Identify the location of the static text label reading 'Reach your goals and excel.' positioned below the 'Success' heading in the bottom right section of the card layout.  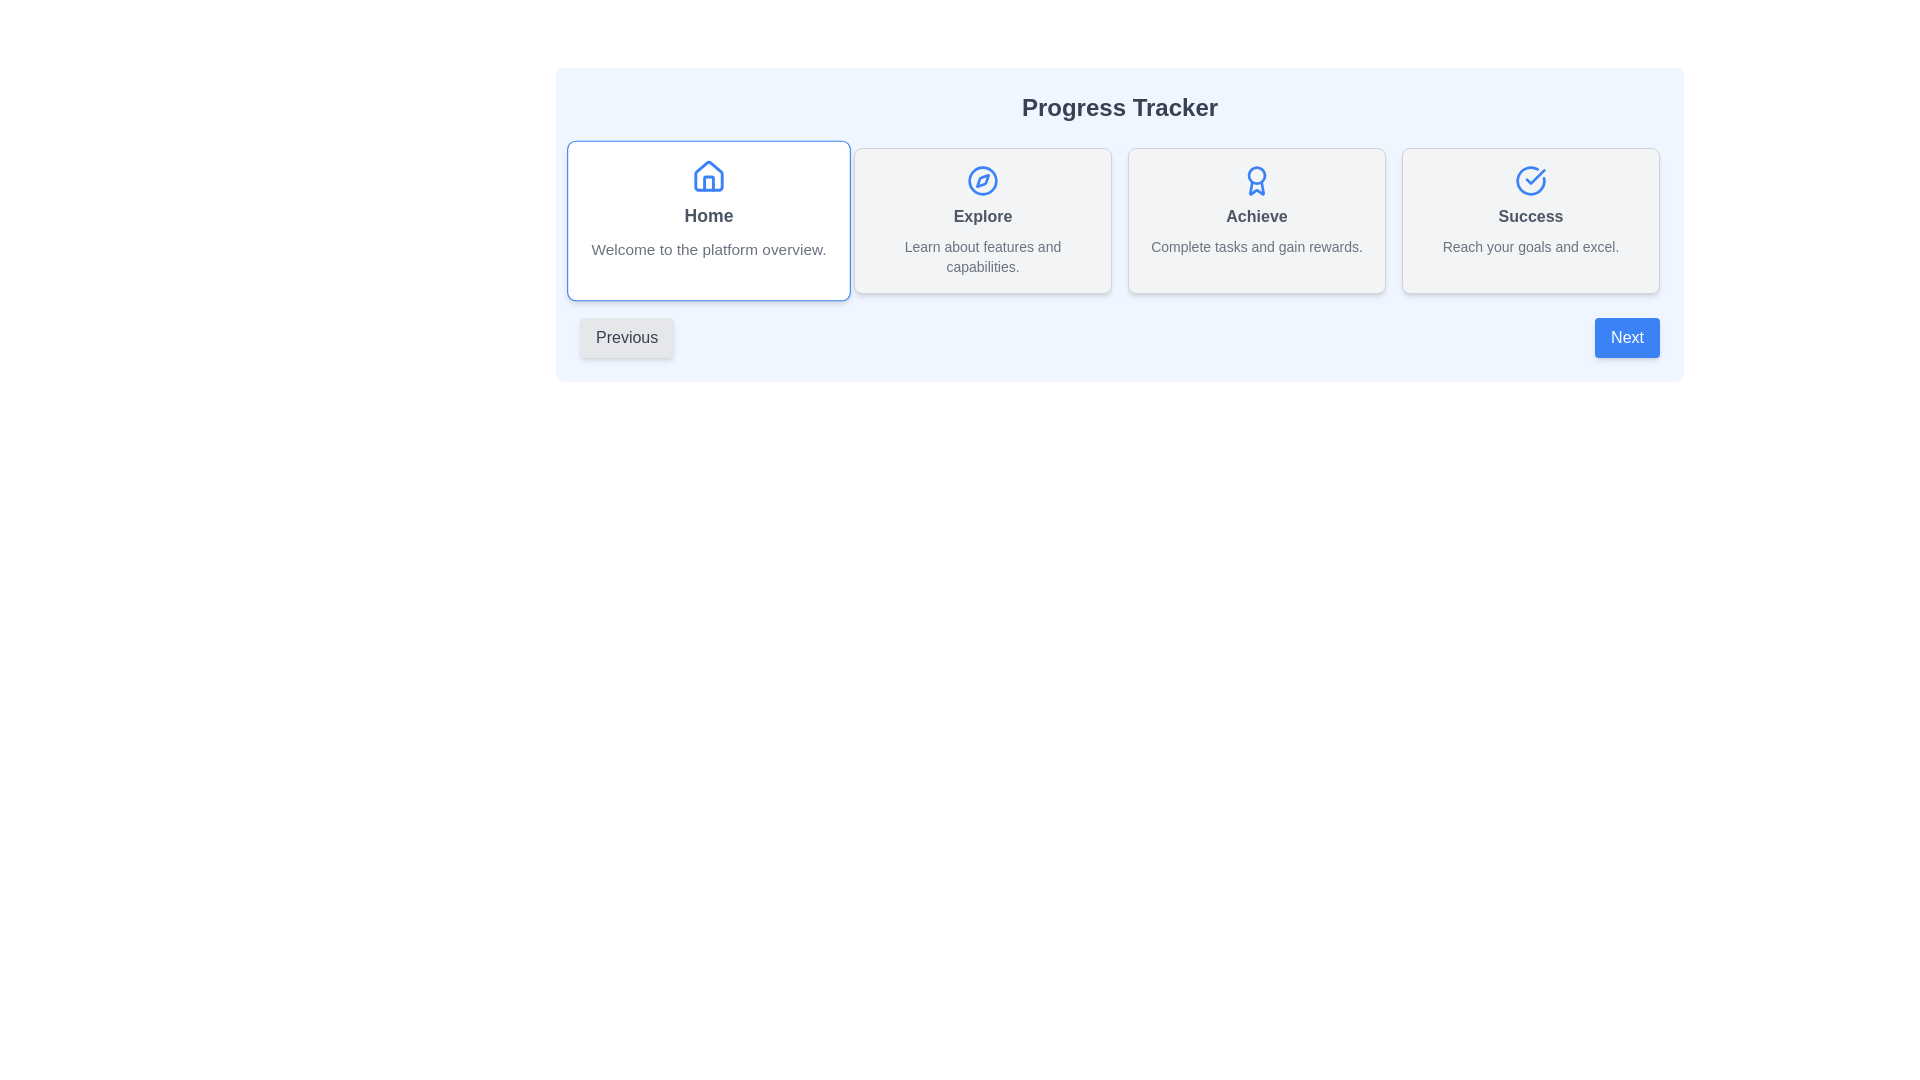
(1530, 245).